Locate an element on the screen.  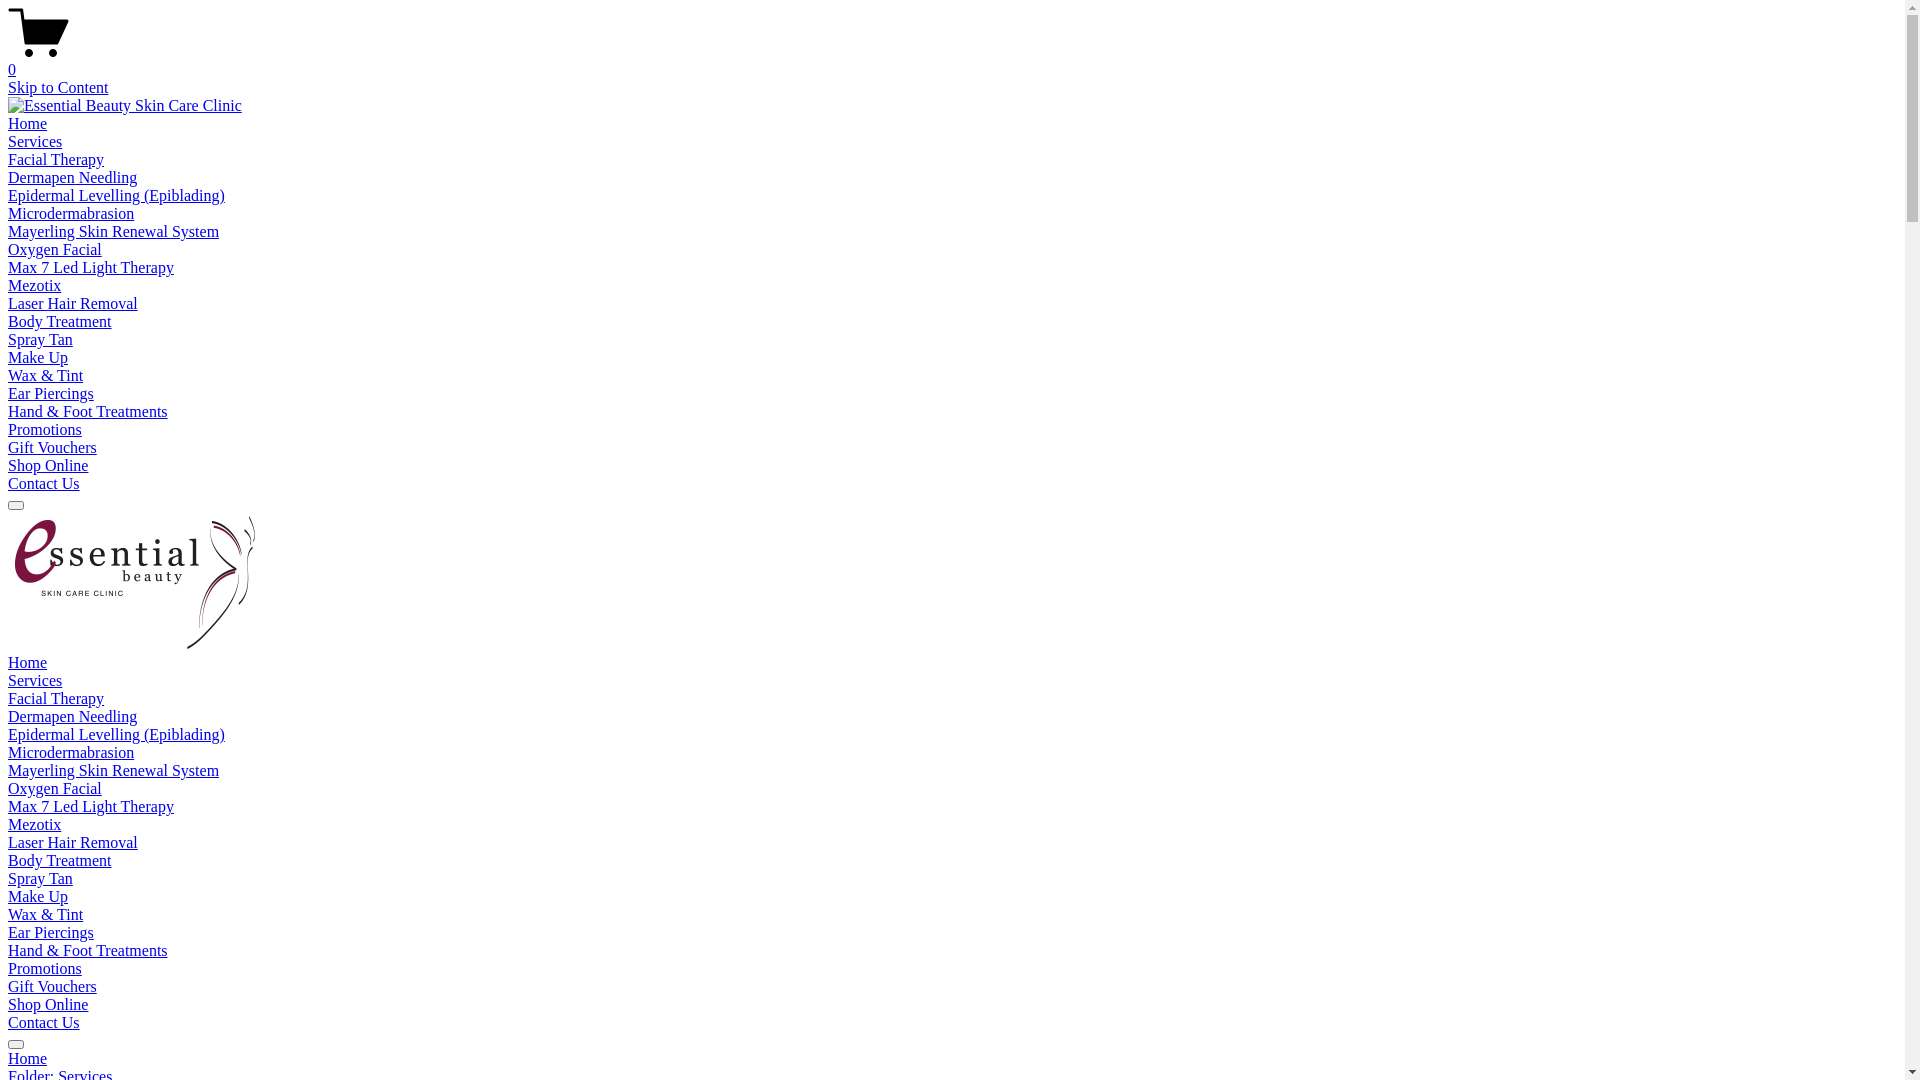
'Shop Online' is located at coordinates (48, 1004).